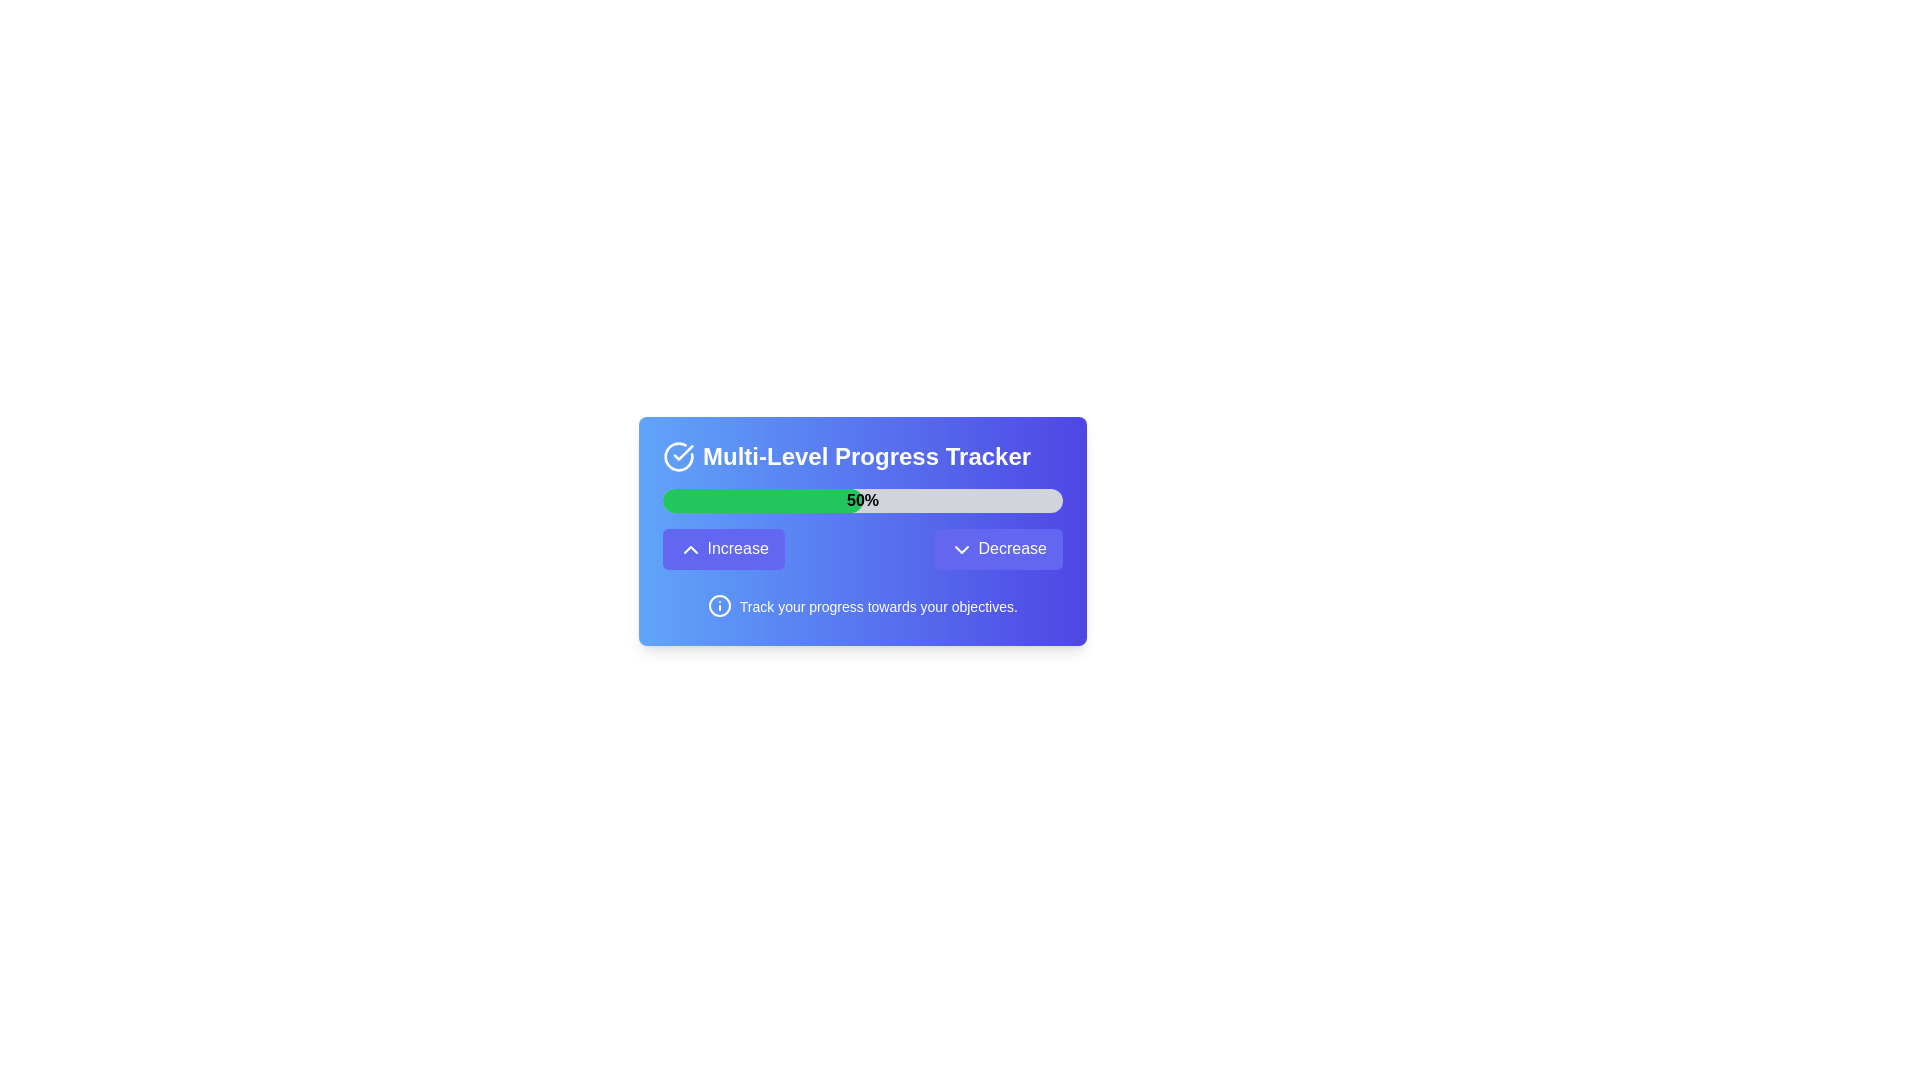  Describe the element at coordinates (720, 604) in the screenshot. I see `the blue circular icon located to the left of the text 'Track your progress towards your objectives.'` at that location.